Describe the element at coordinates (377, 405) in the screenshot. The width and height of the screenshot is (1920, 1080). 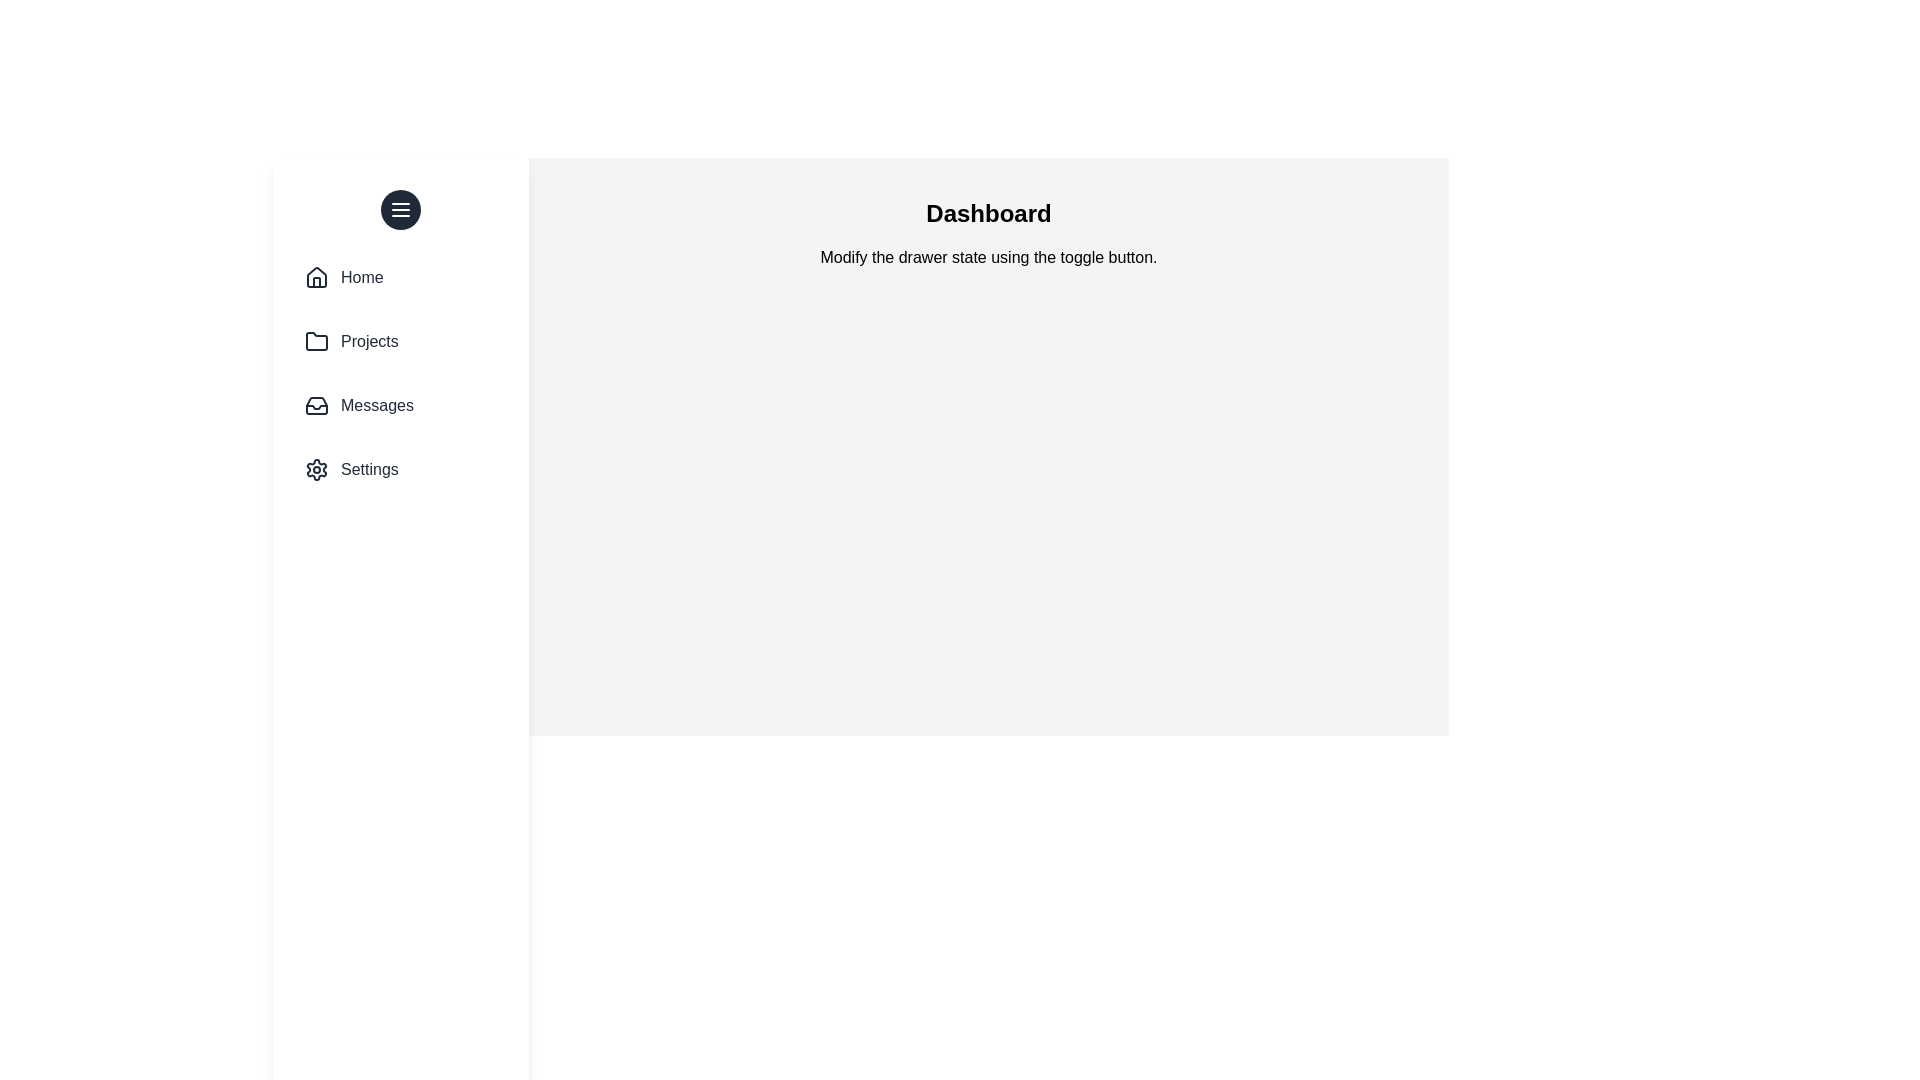
I see `the text 'Messages' in the drawer` at that location.